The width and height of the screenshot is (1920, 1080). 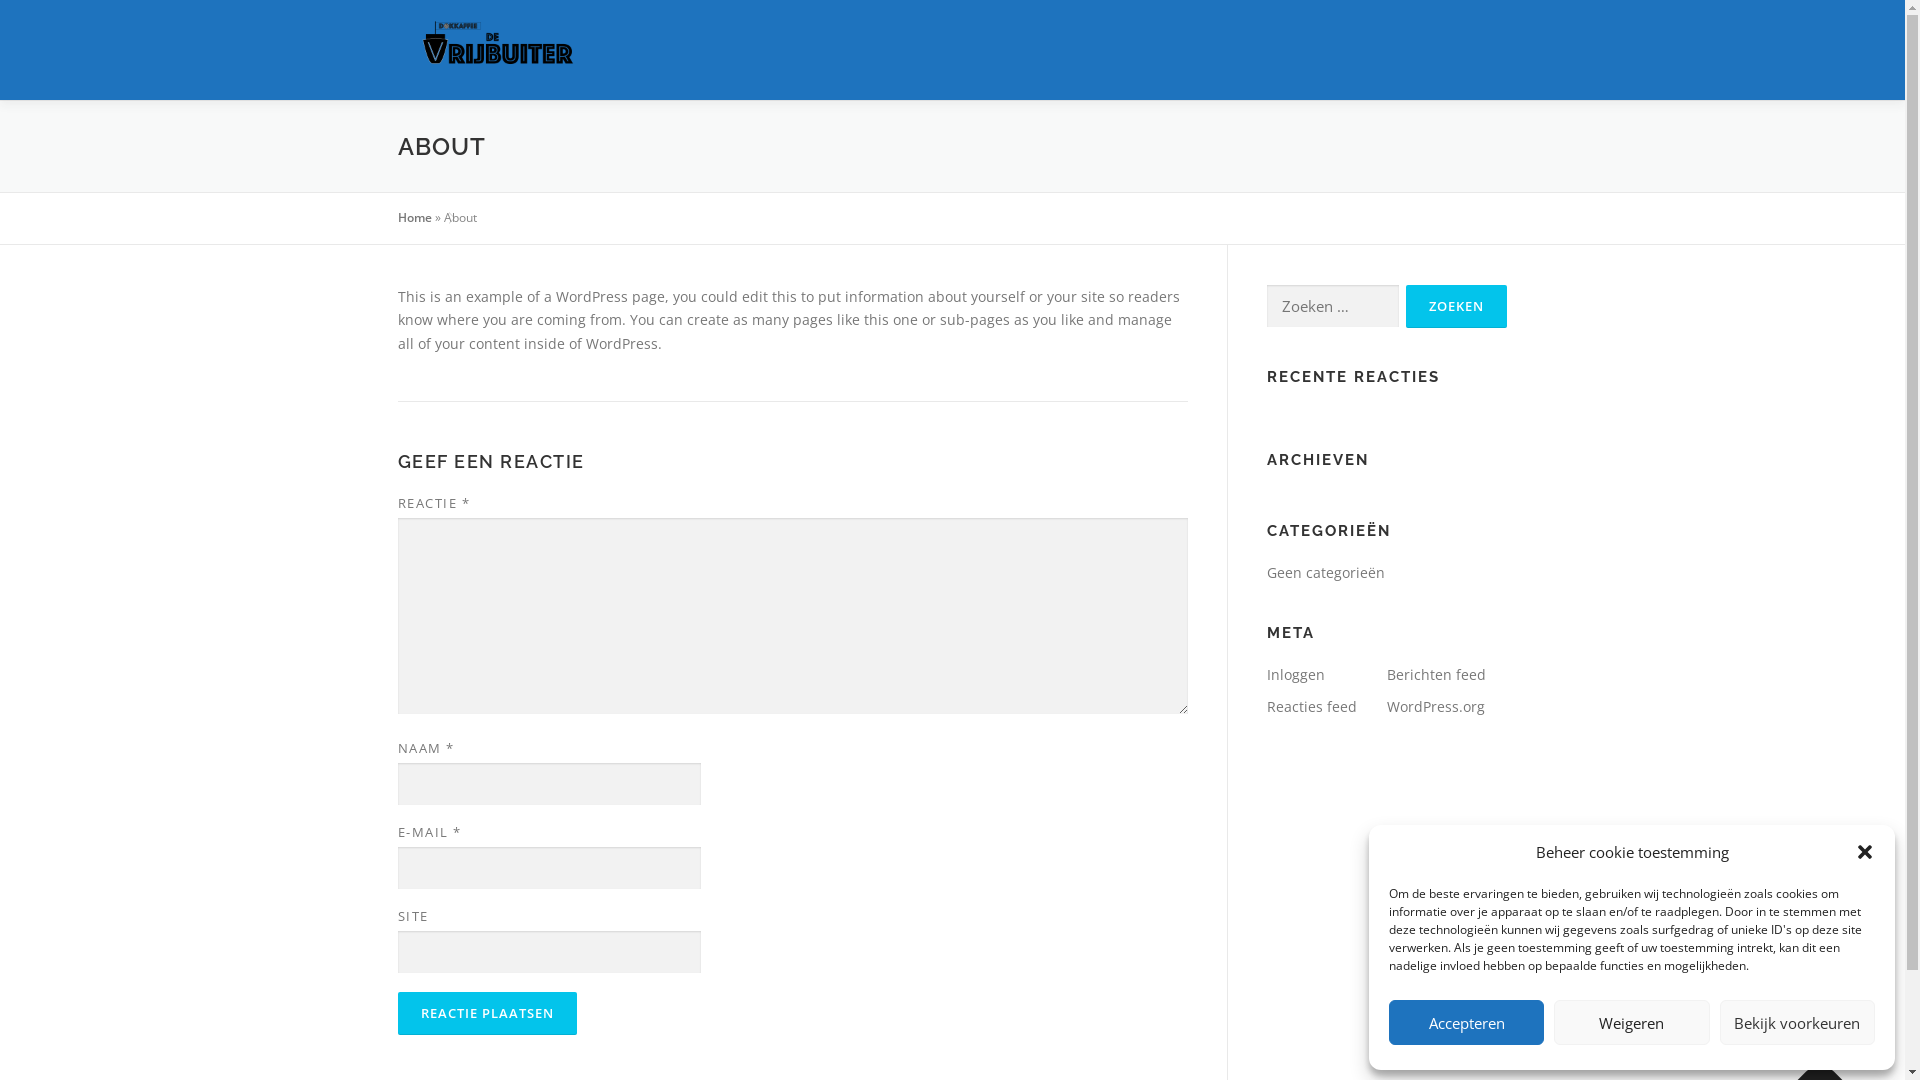 What do you see at coordinates (1434, 705) in the screenshot?
I see `'WordPress.org'` at bounding box center [1434, 705].